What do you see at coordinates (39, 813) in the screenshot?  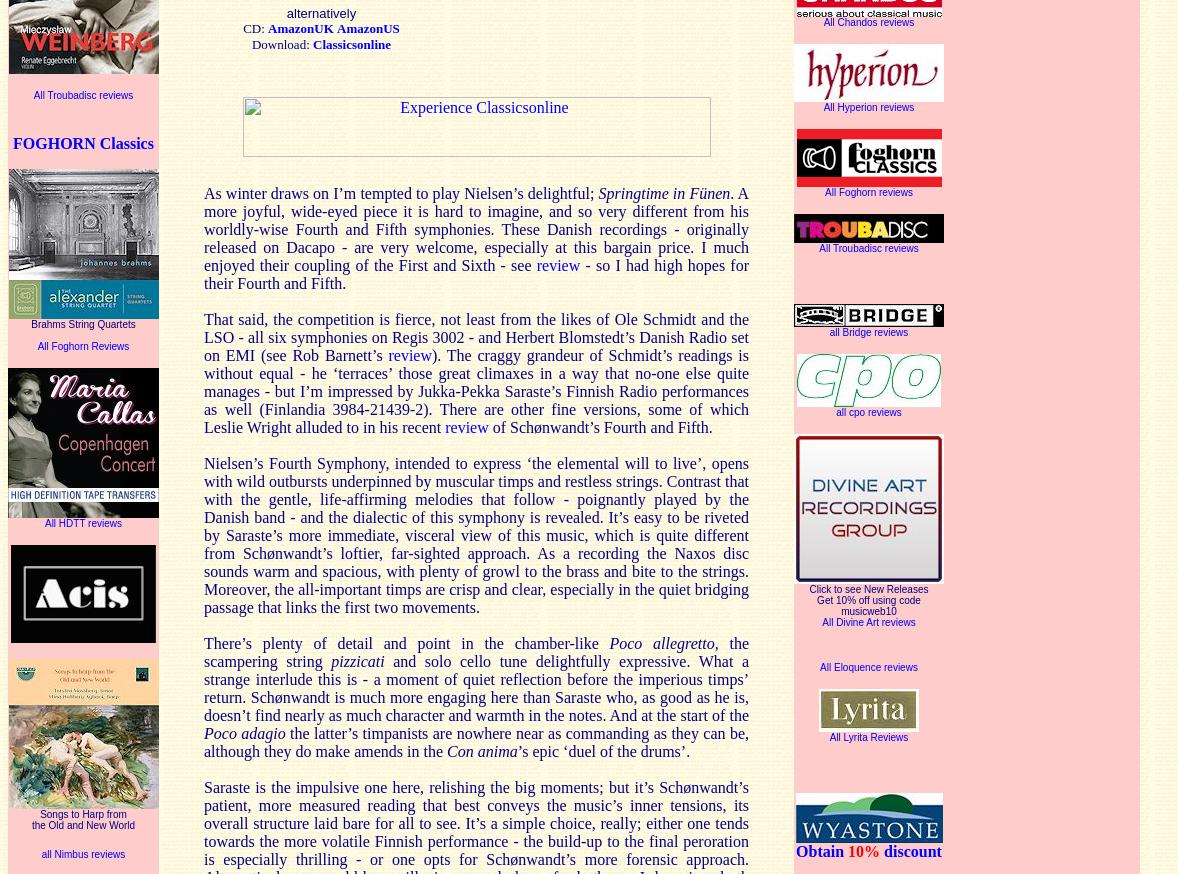 I see `'Songs to 
          Harp from'` at bounding box center [39, 813].